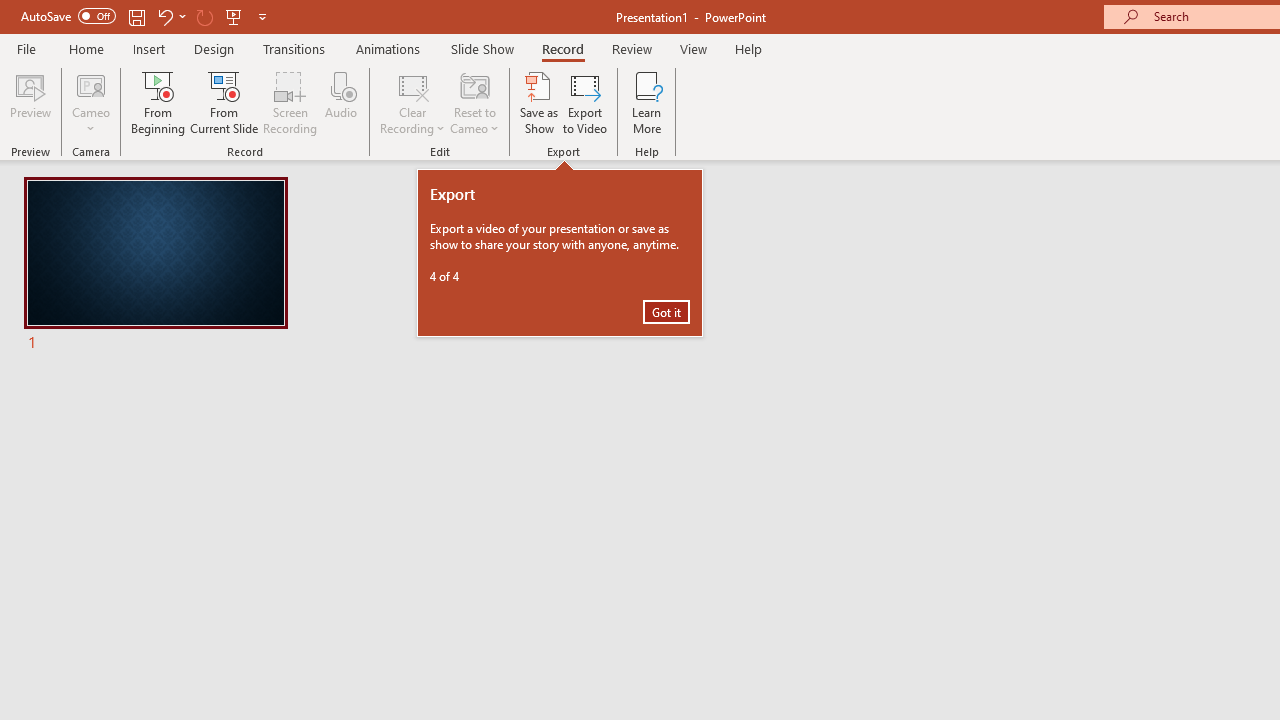 This screenshot has width=1280, height=720. Describe the element at coordinates (388, 48) in the screenshot. I see `'Animations'` at that location.